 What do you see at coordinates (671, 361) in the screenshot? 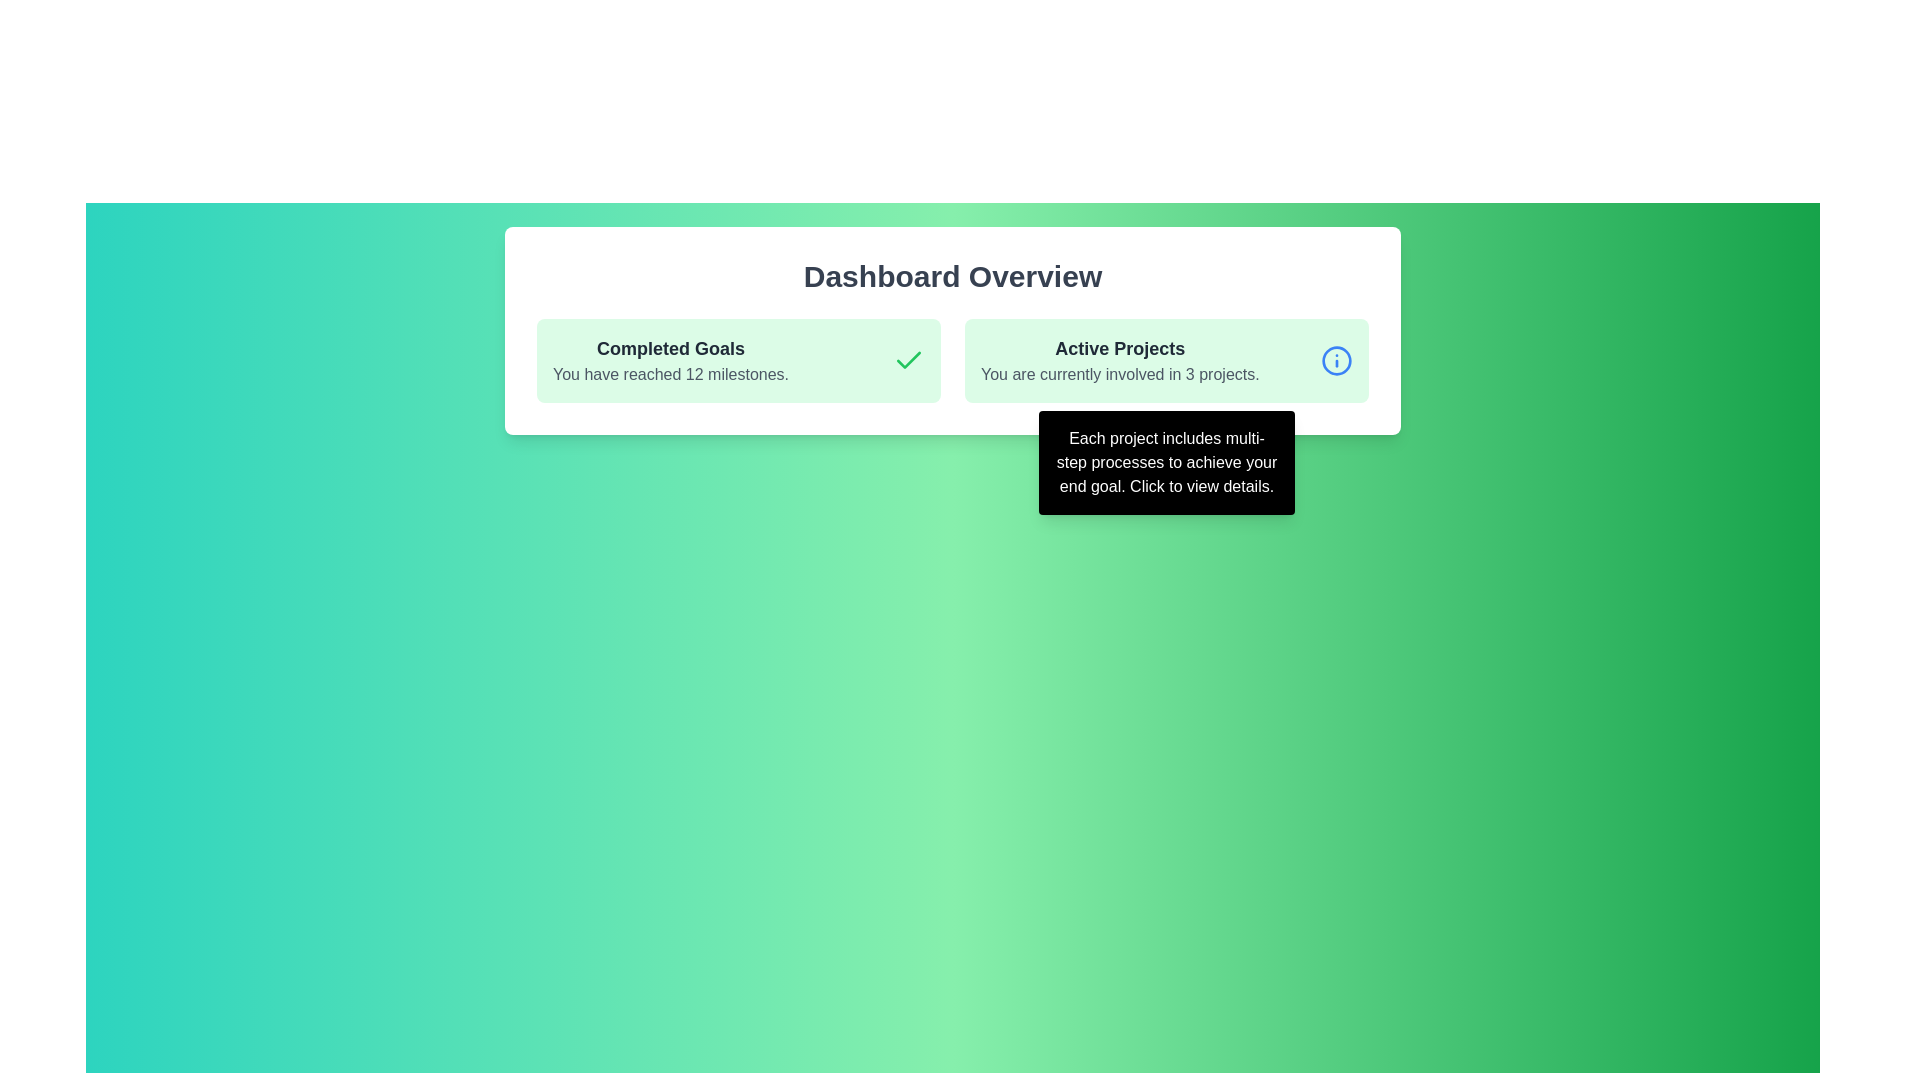
I see `the text block labeled 'Completed Goals', which features bold text in dark gray on a light green rounded background, indicating completed milestones` at bounding box center [671, 361].